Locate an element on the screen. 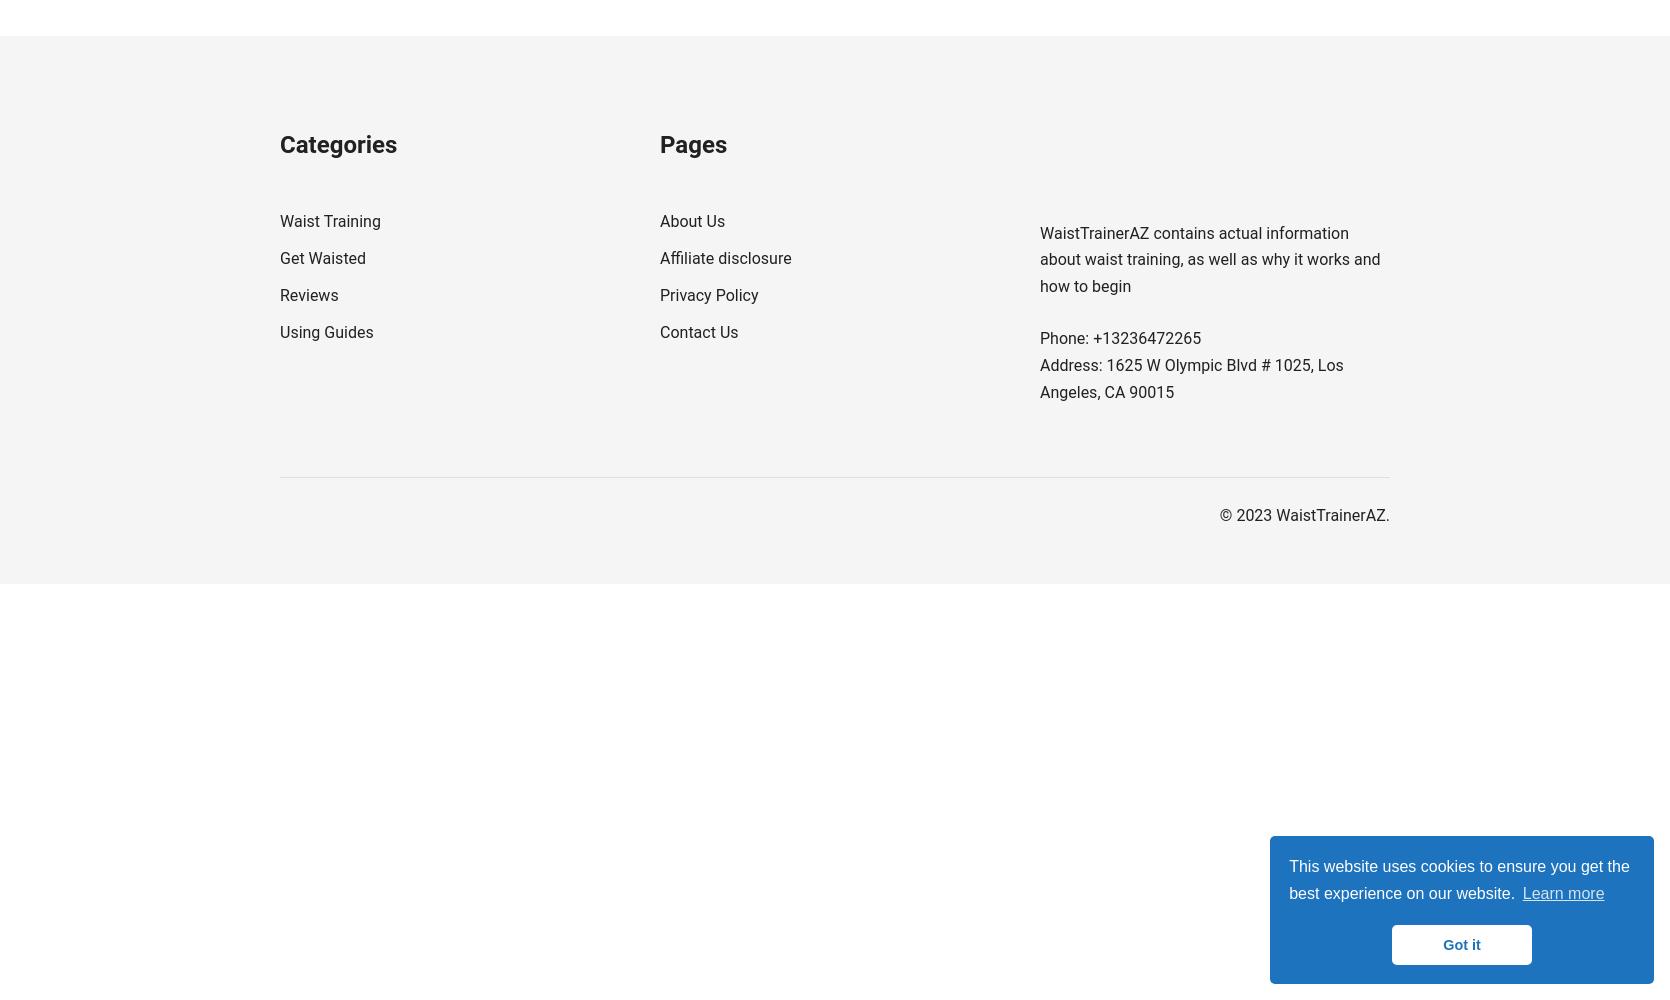 The image size is (1670, 1000). 'WaistTrainerAZ contains actual information about waist training, as well as why it works and how to begin' is located at coordinates (1040, 259).